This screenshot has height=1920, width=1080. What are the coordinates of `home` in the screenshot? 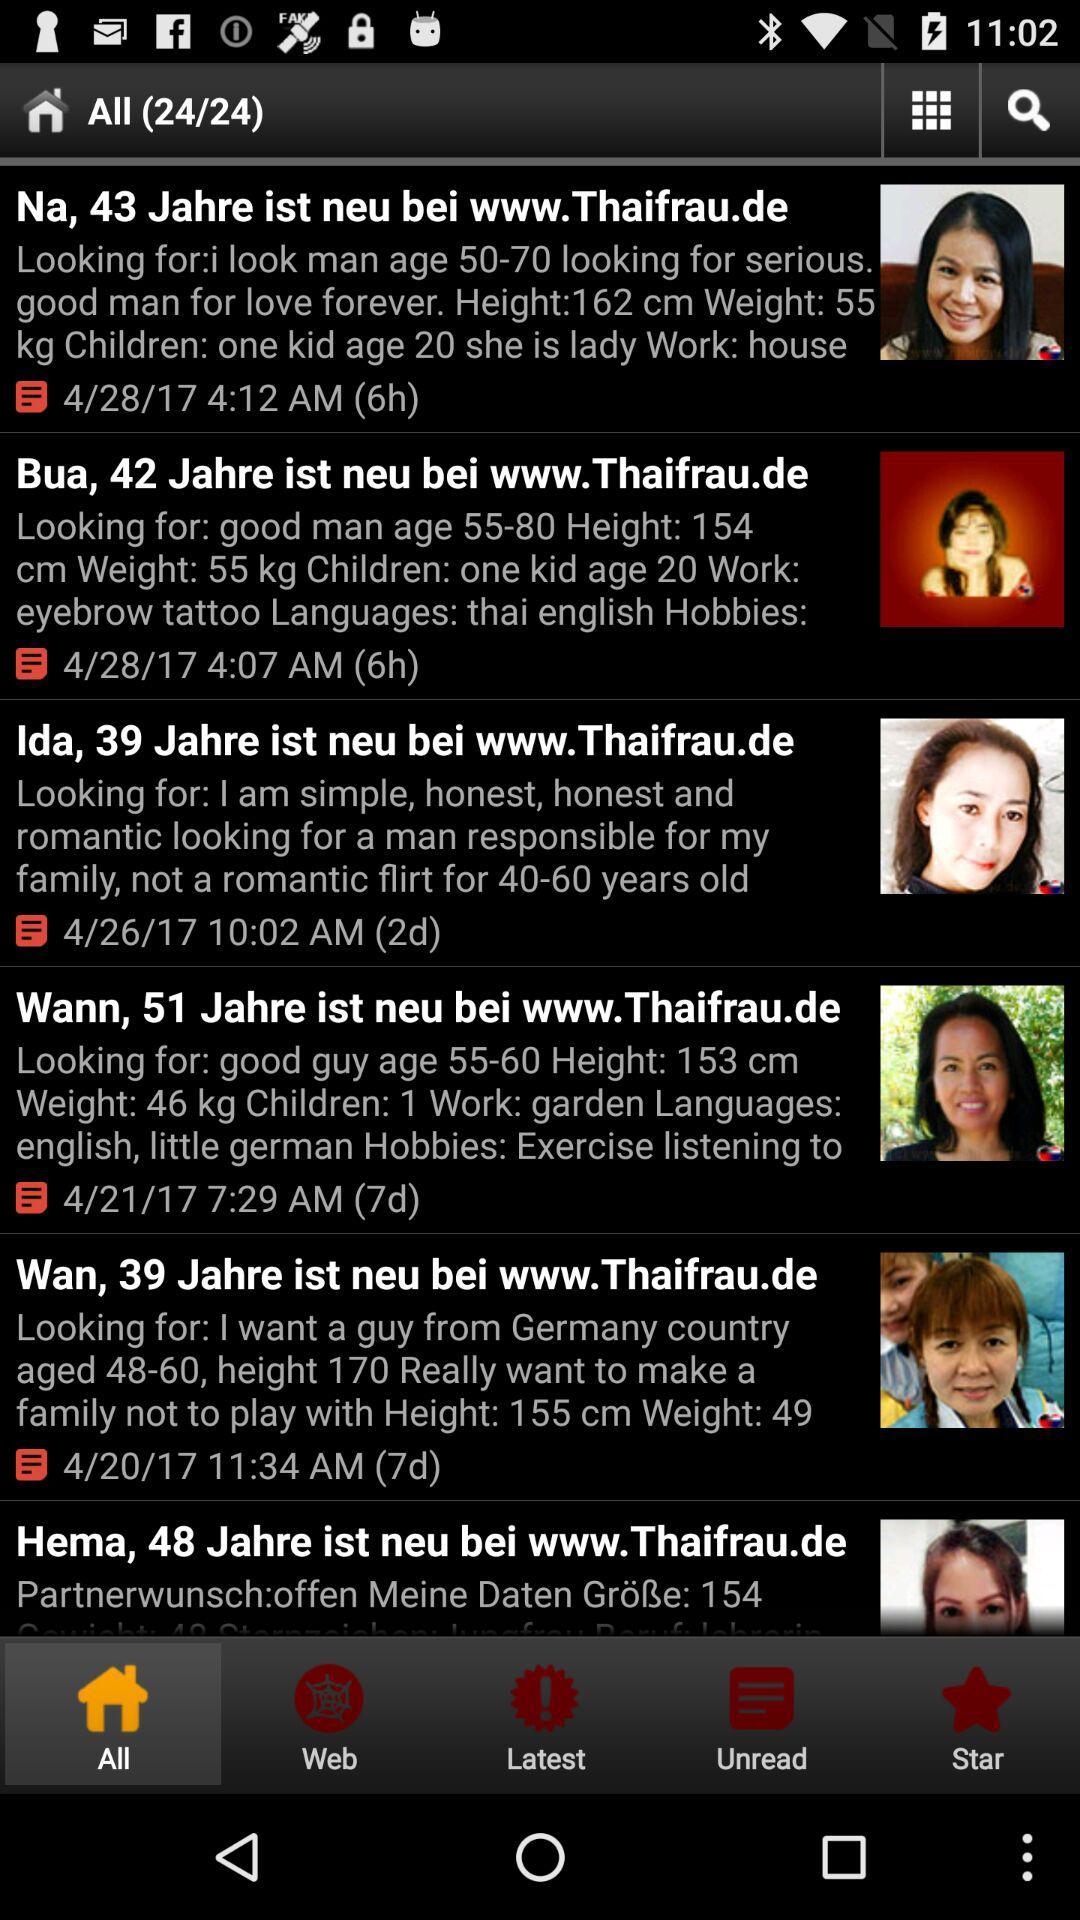 It's located at (113, 1713).